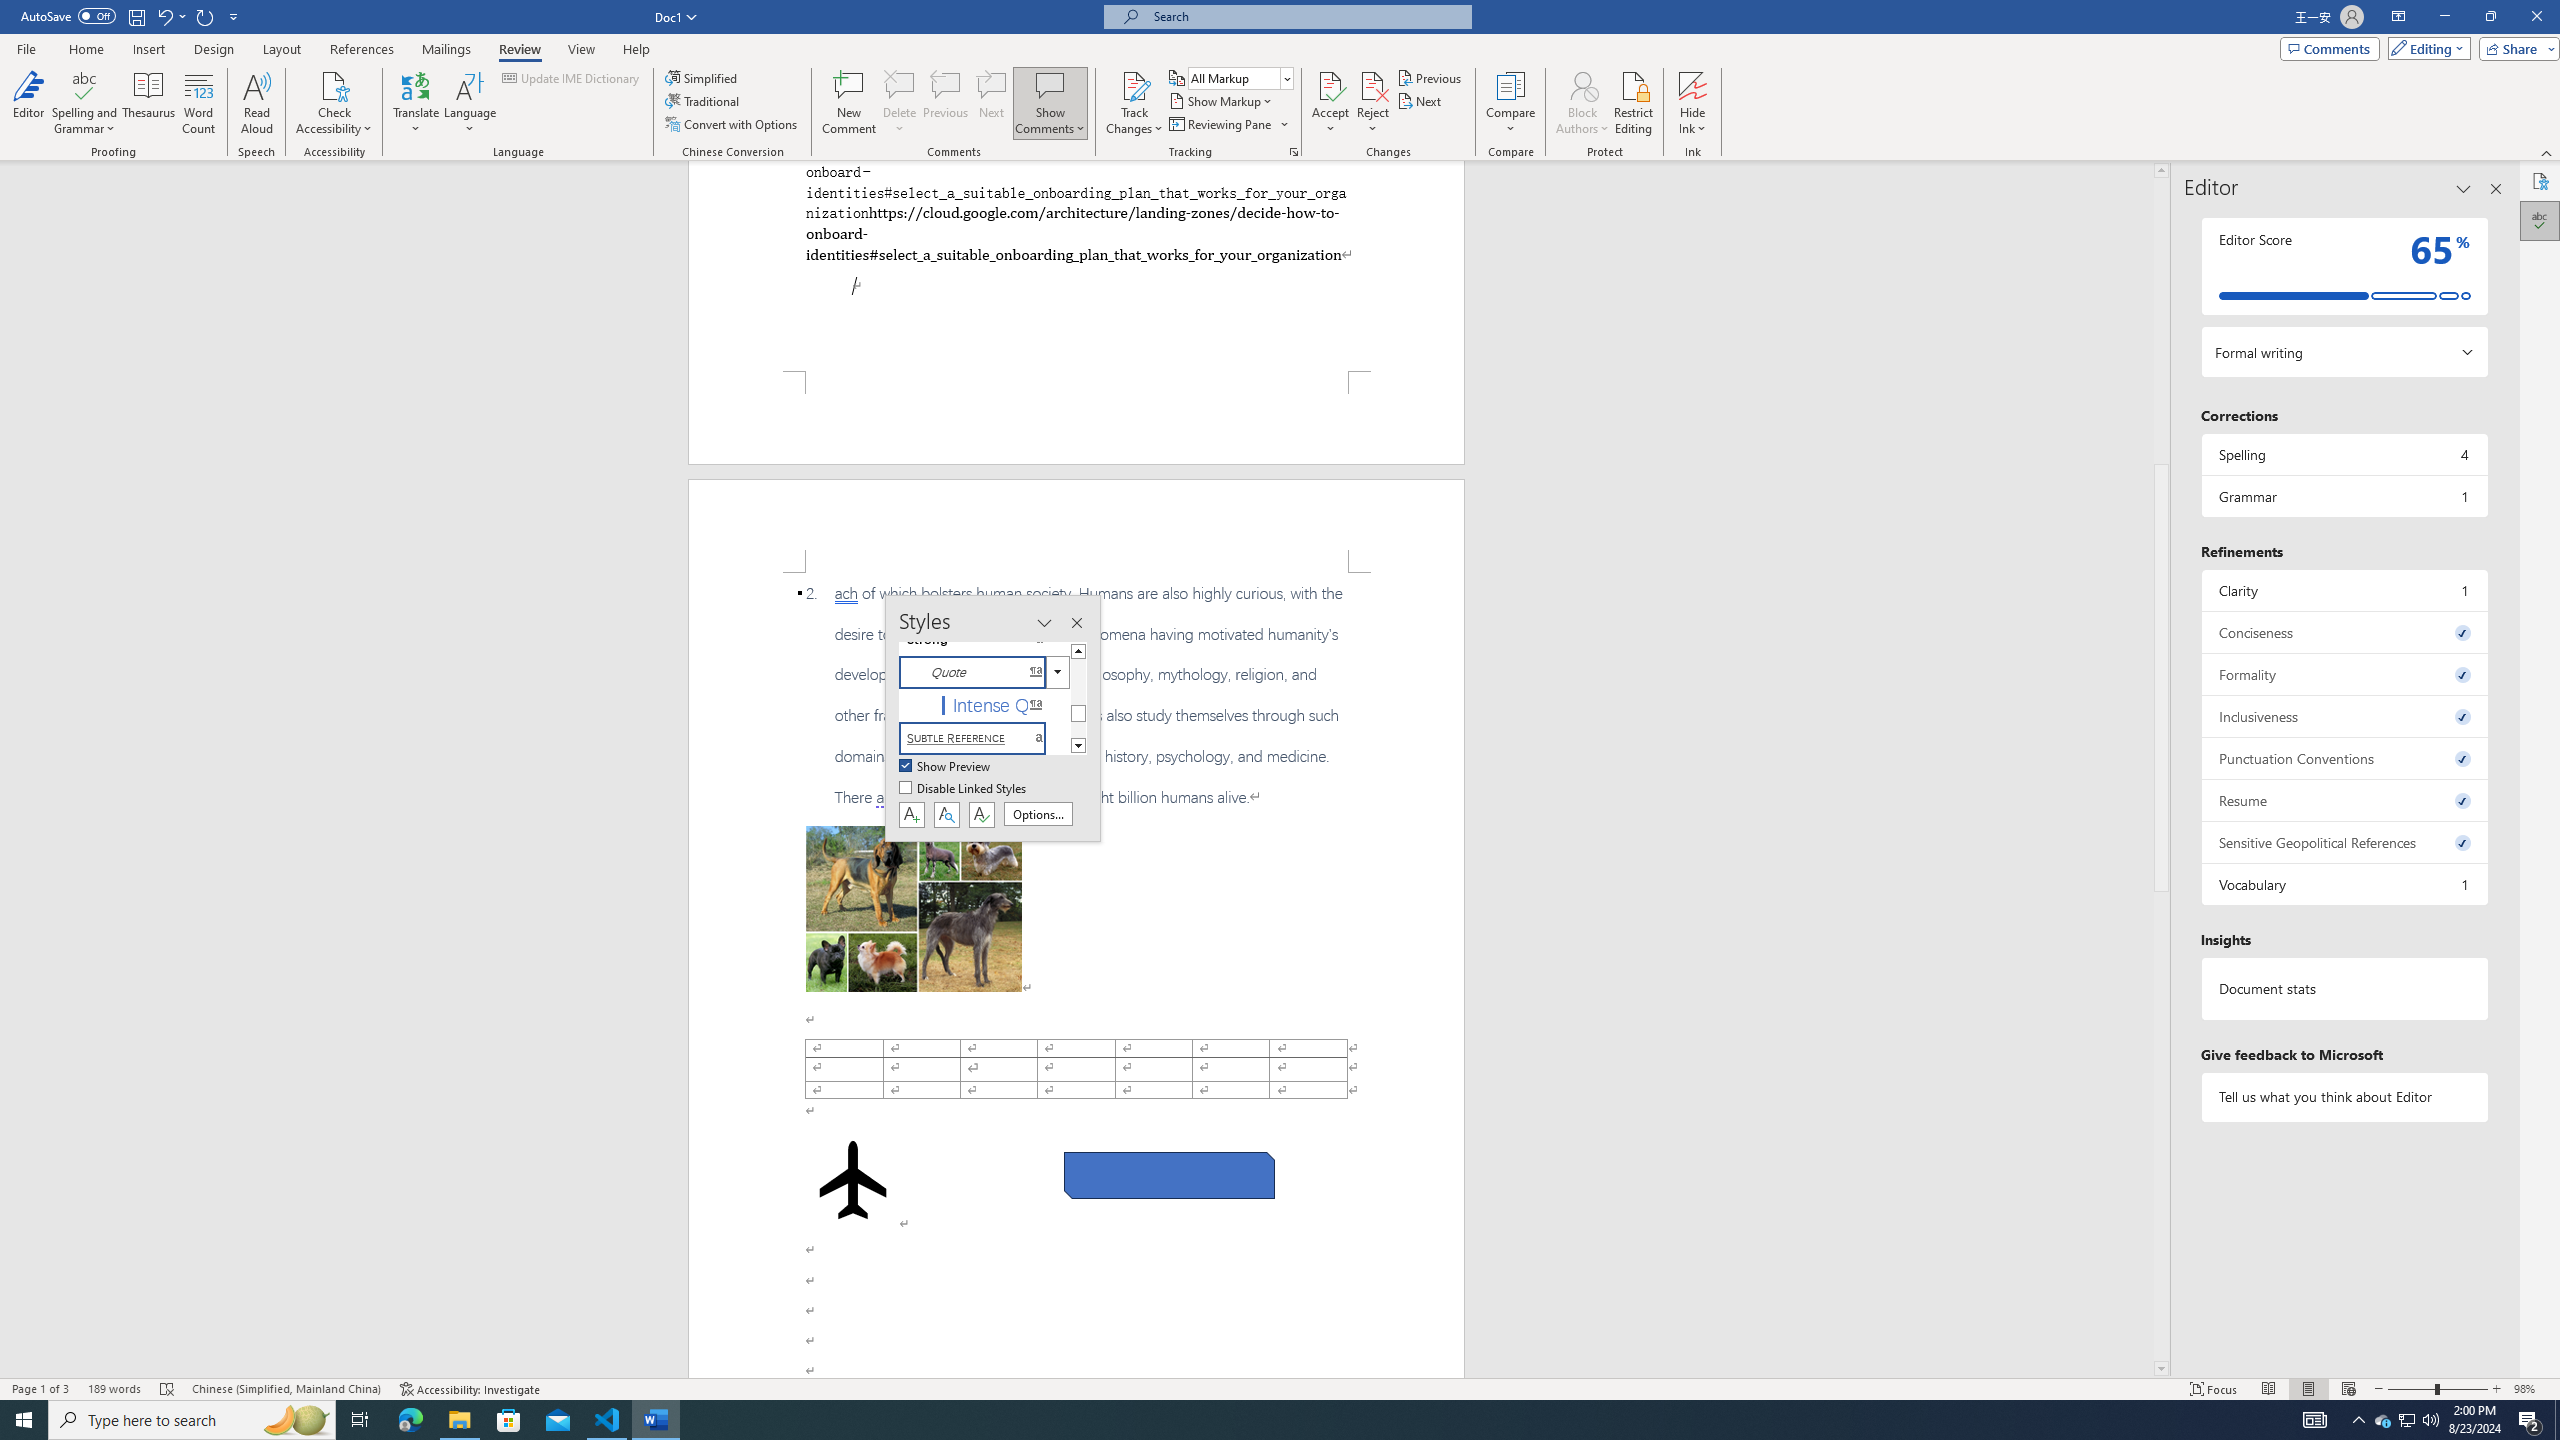  I want to click on 'Accessibility', so click(2539, 180).